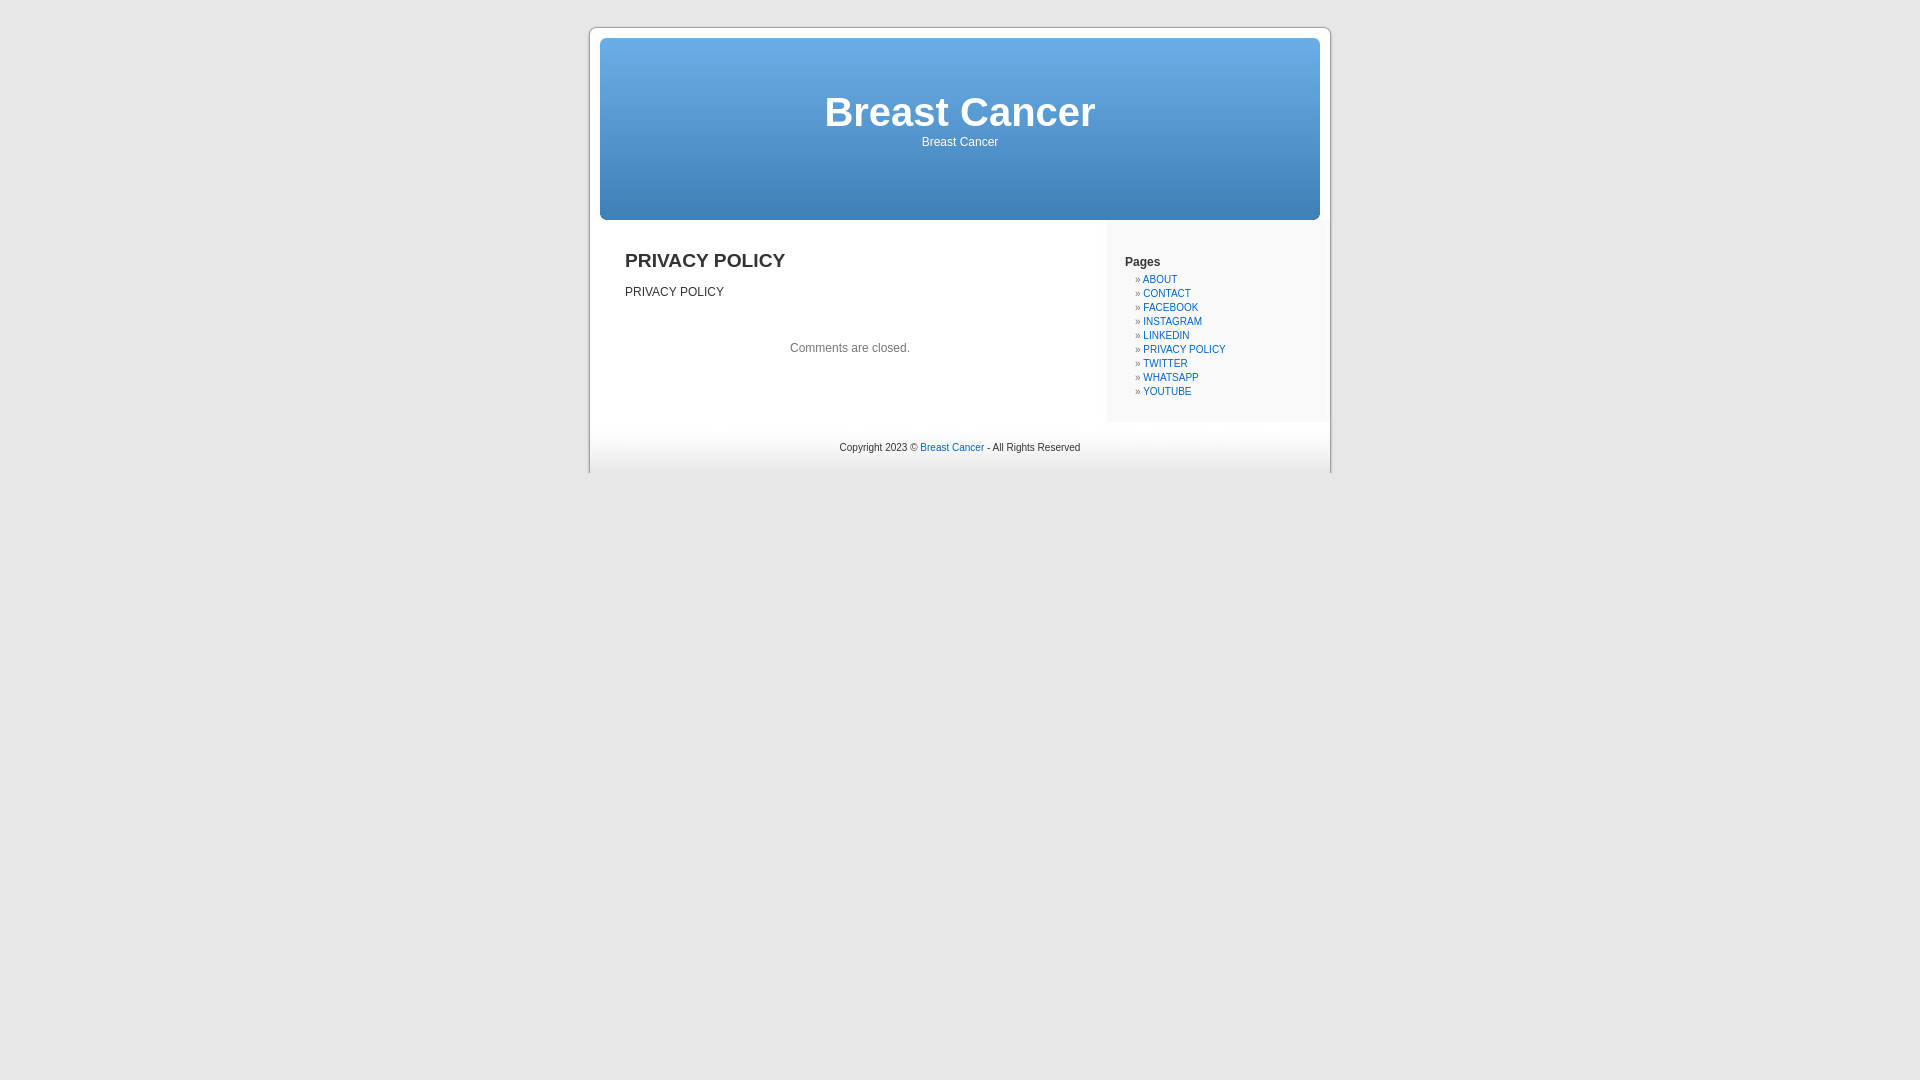  I want to click on 'Breast Cancer', so click(958, 111).